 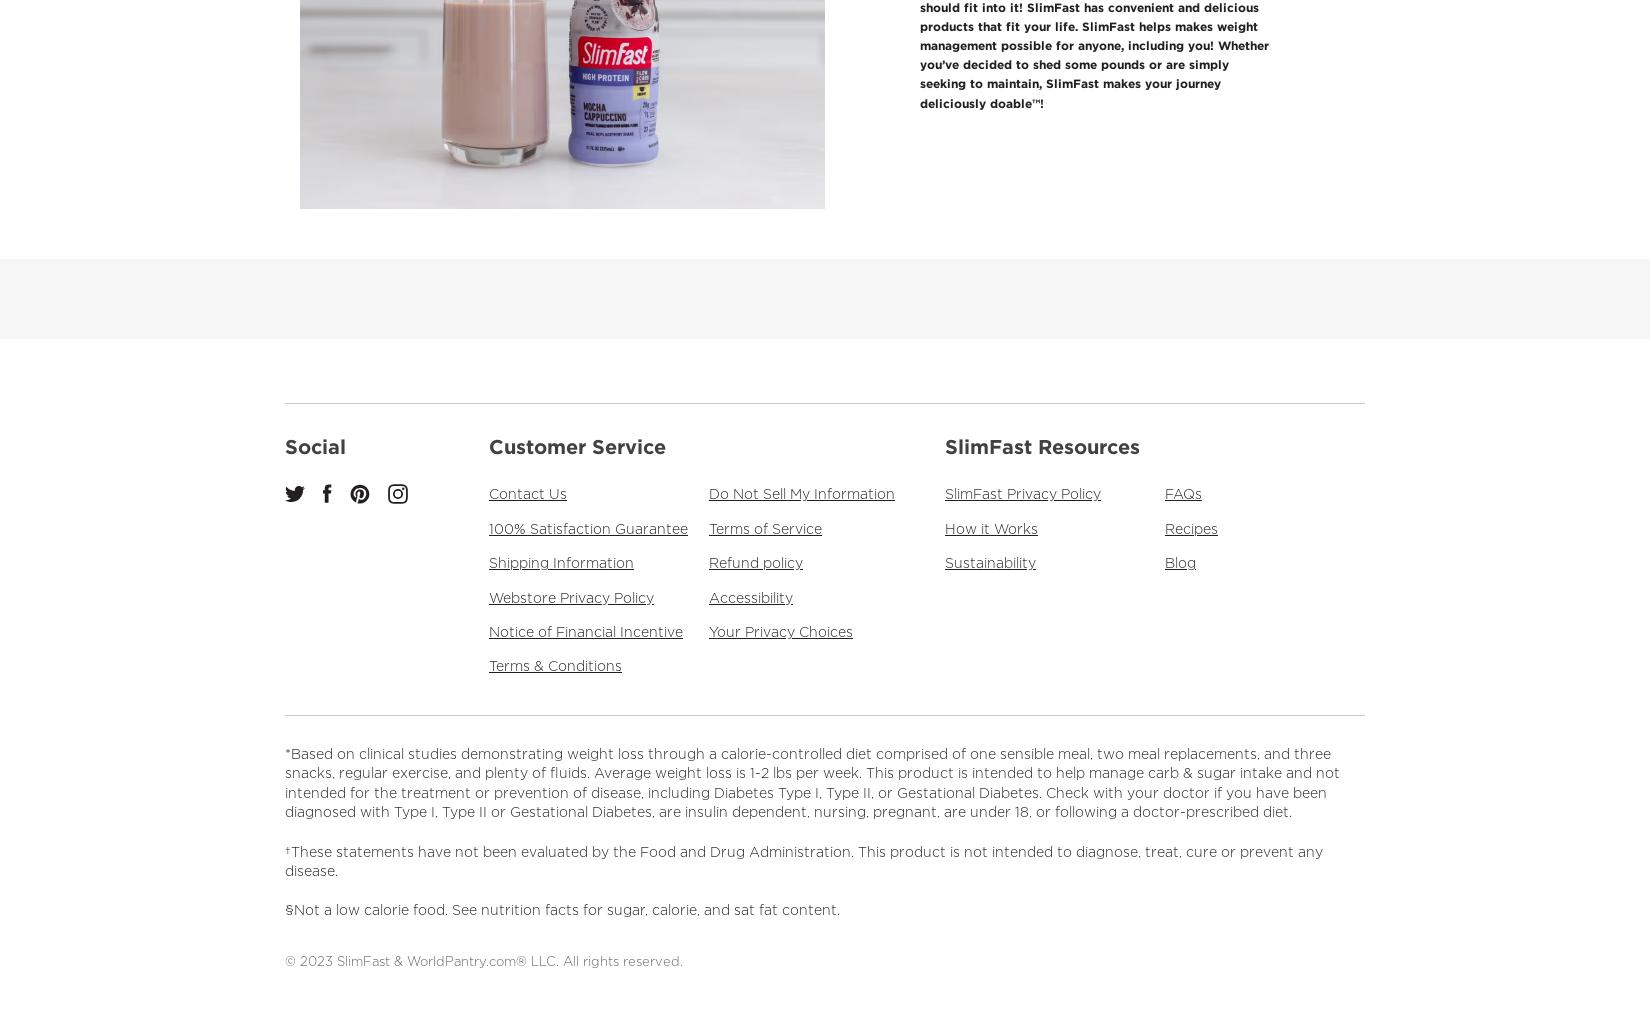 I want to click on 'Terms of Service', so click(x=708, y=529).